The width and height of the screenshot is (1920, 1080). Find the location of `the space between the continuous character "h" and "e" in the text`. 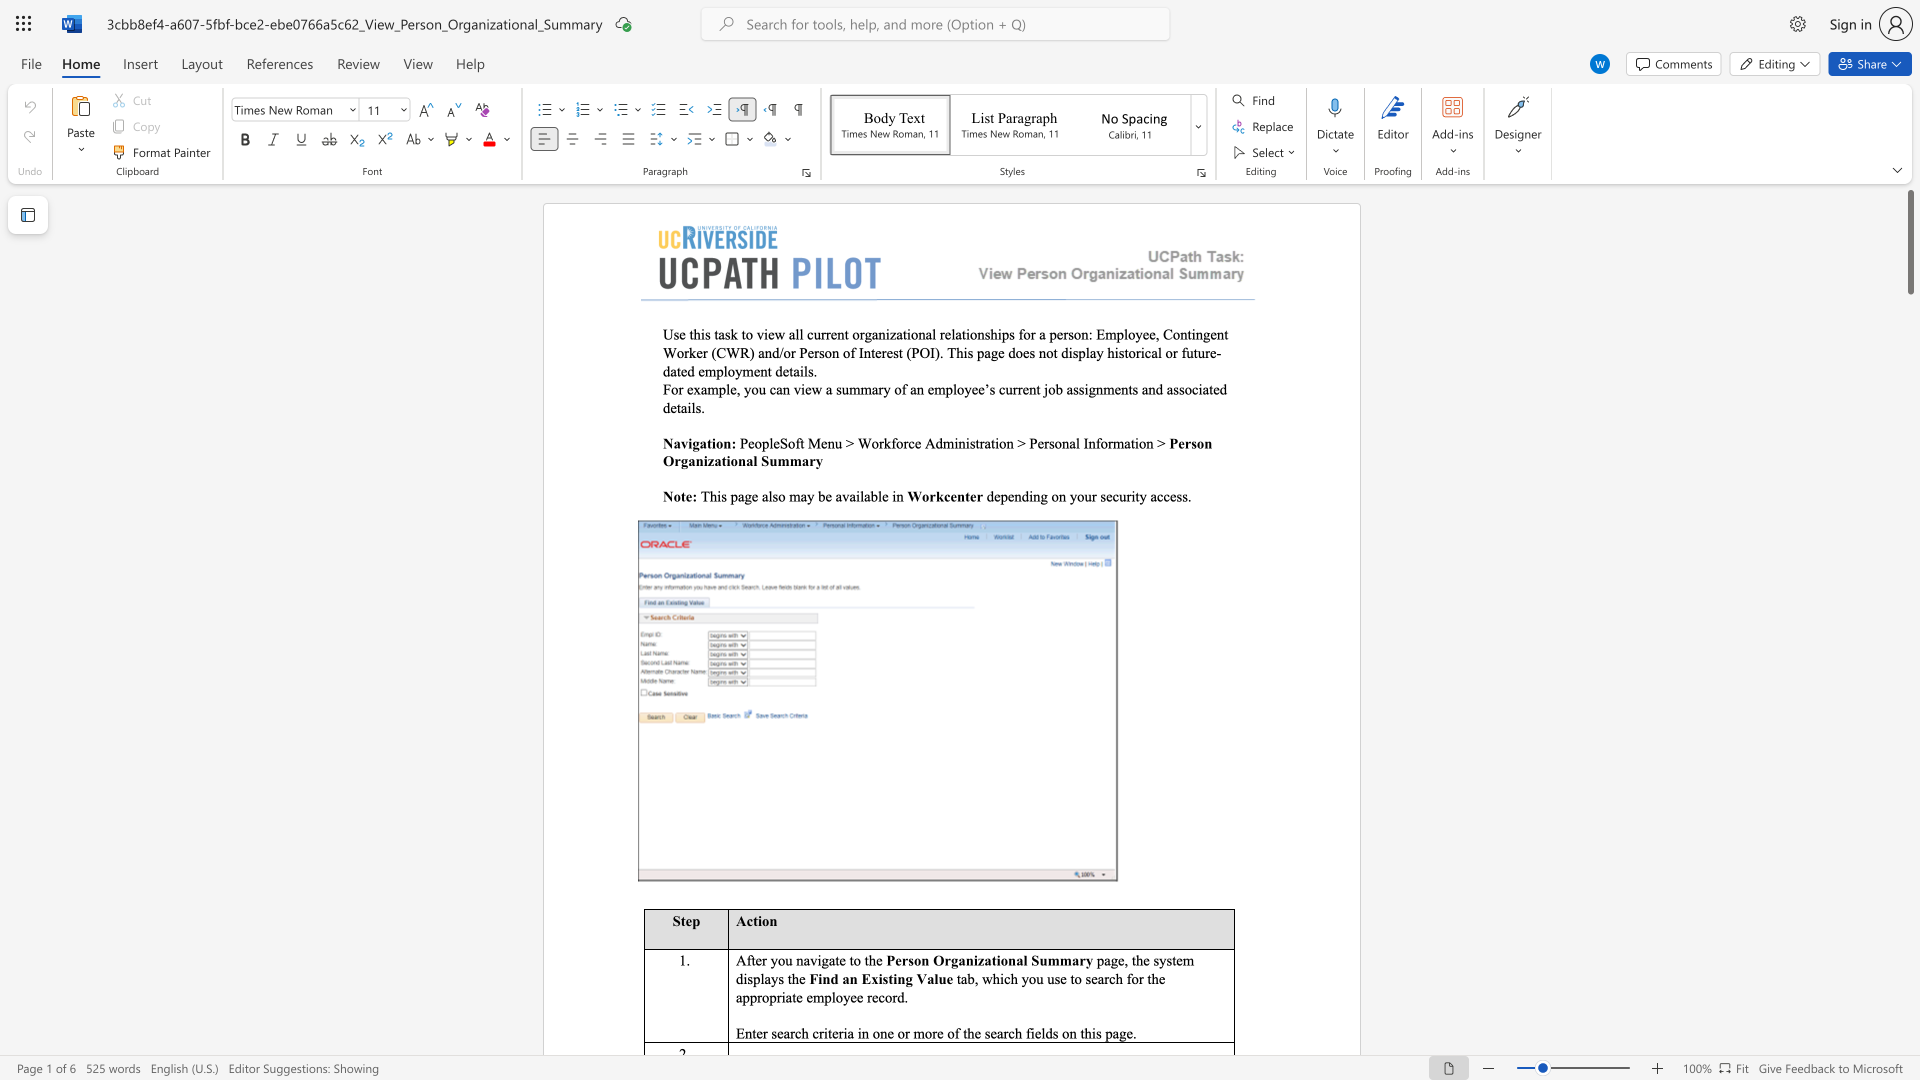

the space between the continuous character "h" and "e" in the text is located at coordinates (875, 959).